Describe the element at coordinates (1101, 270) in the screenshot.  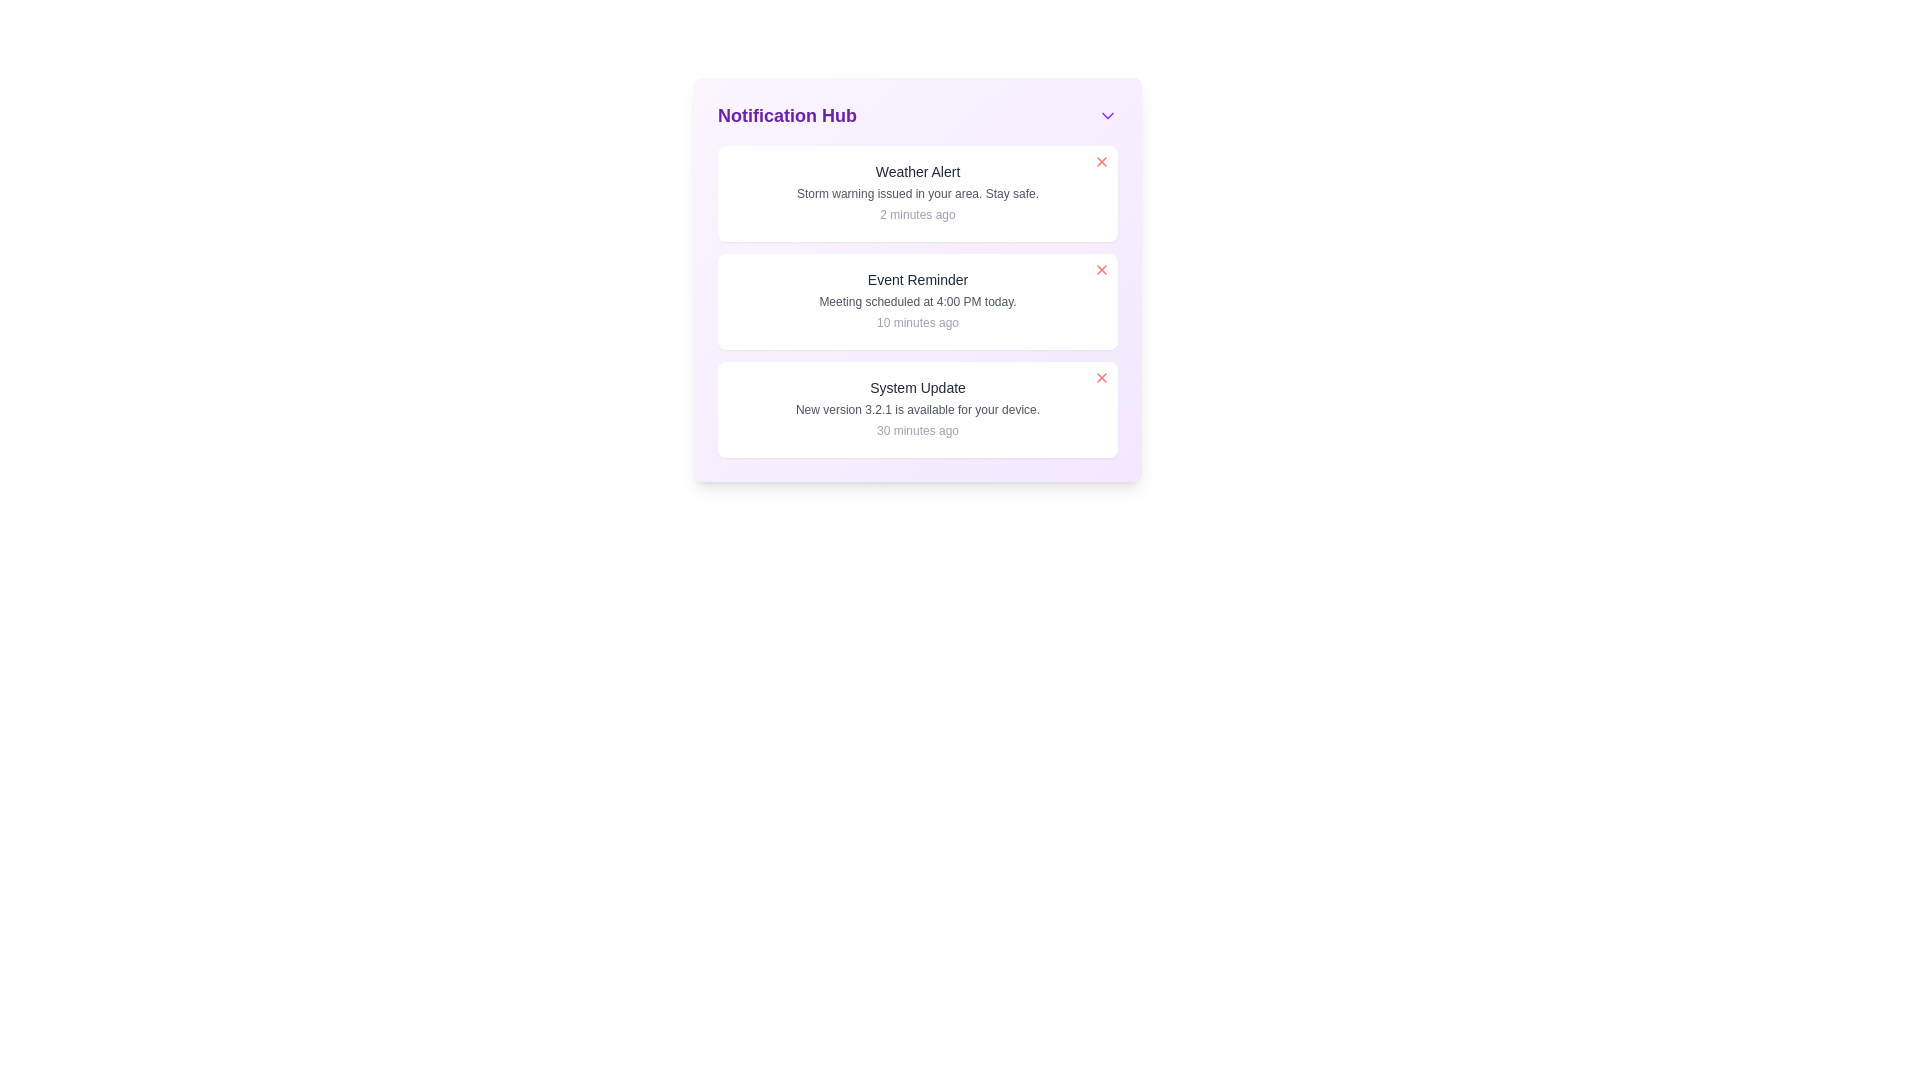
I see `the dismiss button located at the top-right corner of the 'Event Reminder' card to change its color to red` at that location.